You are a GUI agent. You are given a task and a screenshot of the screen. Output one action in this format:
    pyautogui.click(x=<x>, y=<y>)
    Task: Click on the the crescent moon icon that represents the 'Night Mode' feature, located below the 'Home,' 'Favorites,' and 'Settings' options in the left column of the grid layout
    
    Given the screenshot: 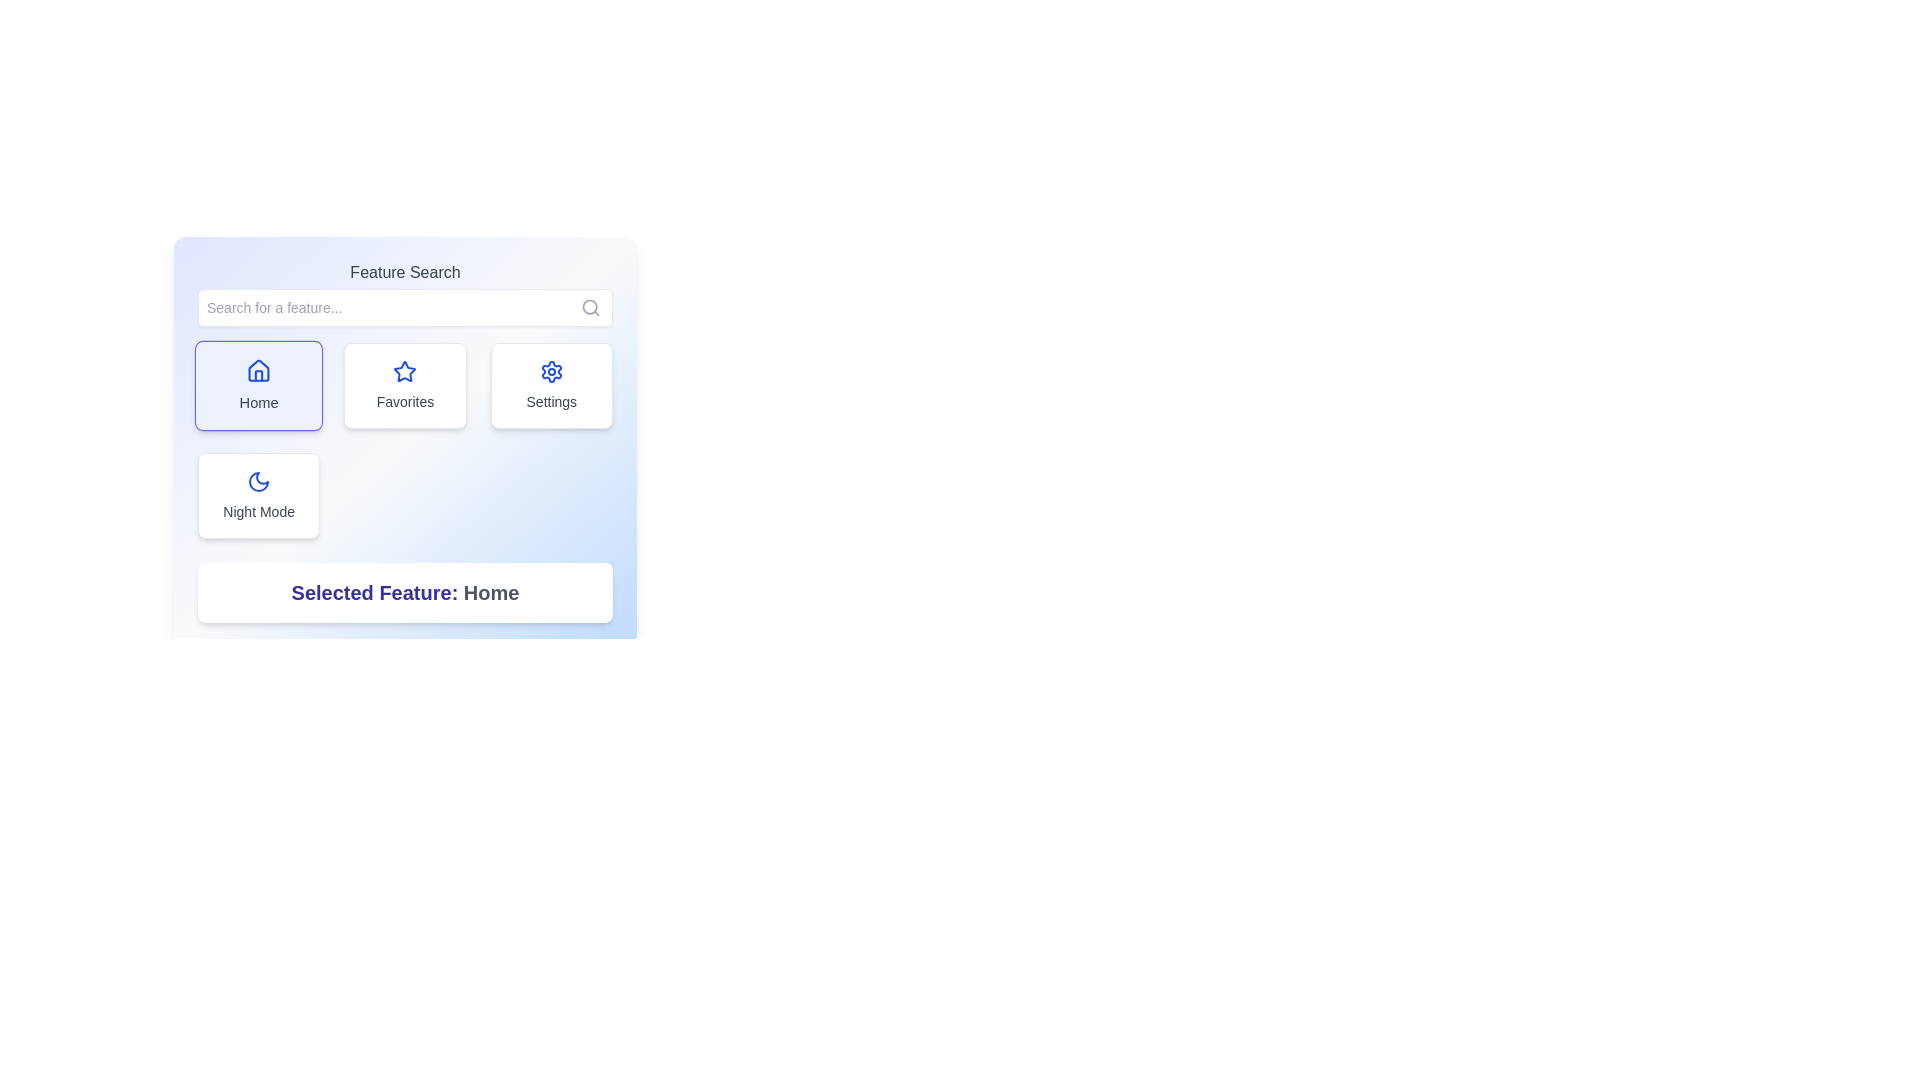 What is the action you would take?
    pyautogui.click(x=258, y=482)
    